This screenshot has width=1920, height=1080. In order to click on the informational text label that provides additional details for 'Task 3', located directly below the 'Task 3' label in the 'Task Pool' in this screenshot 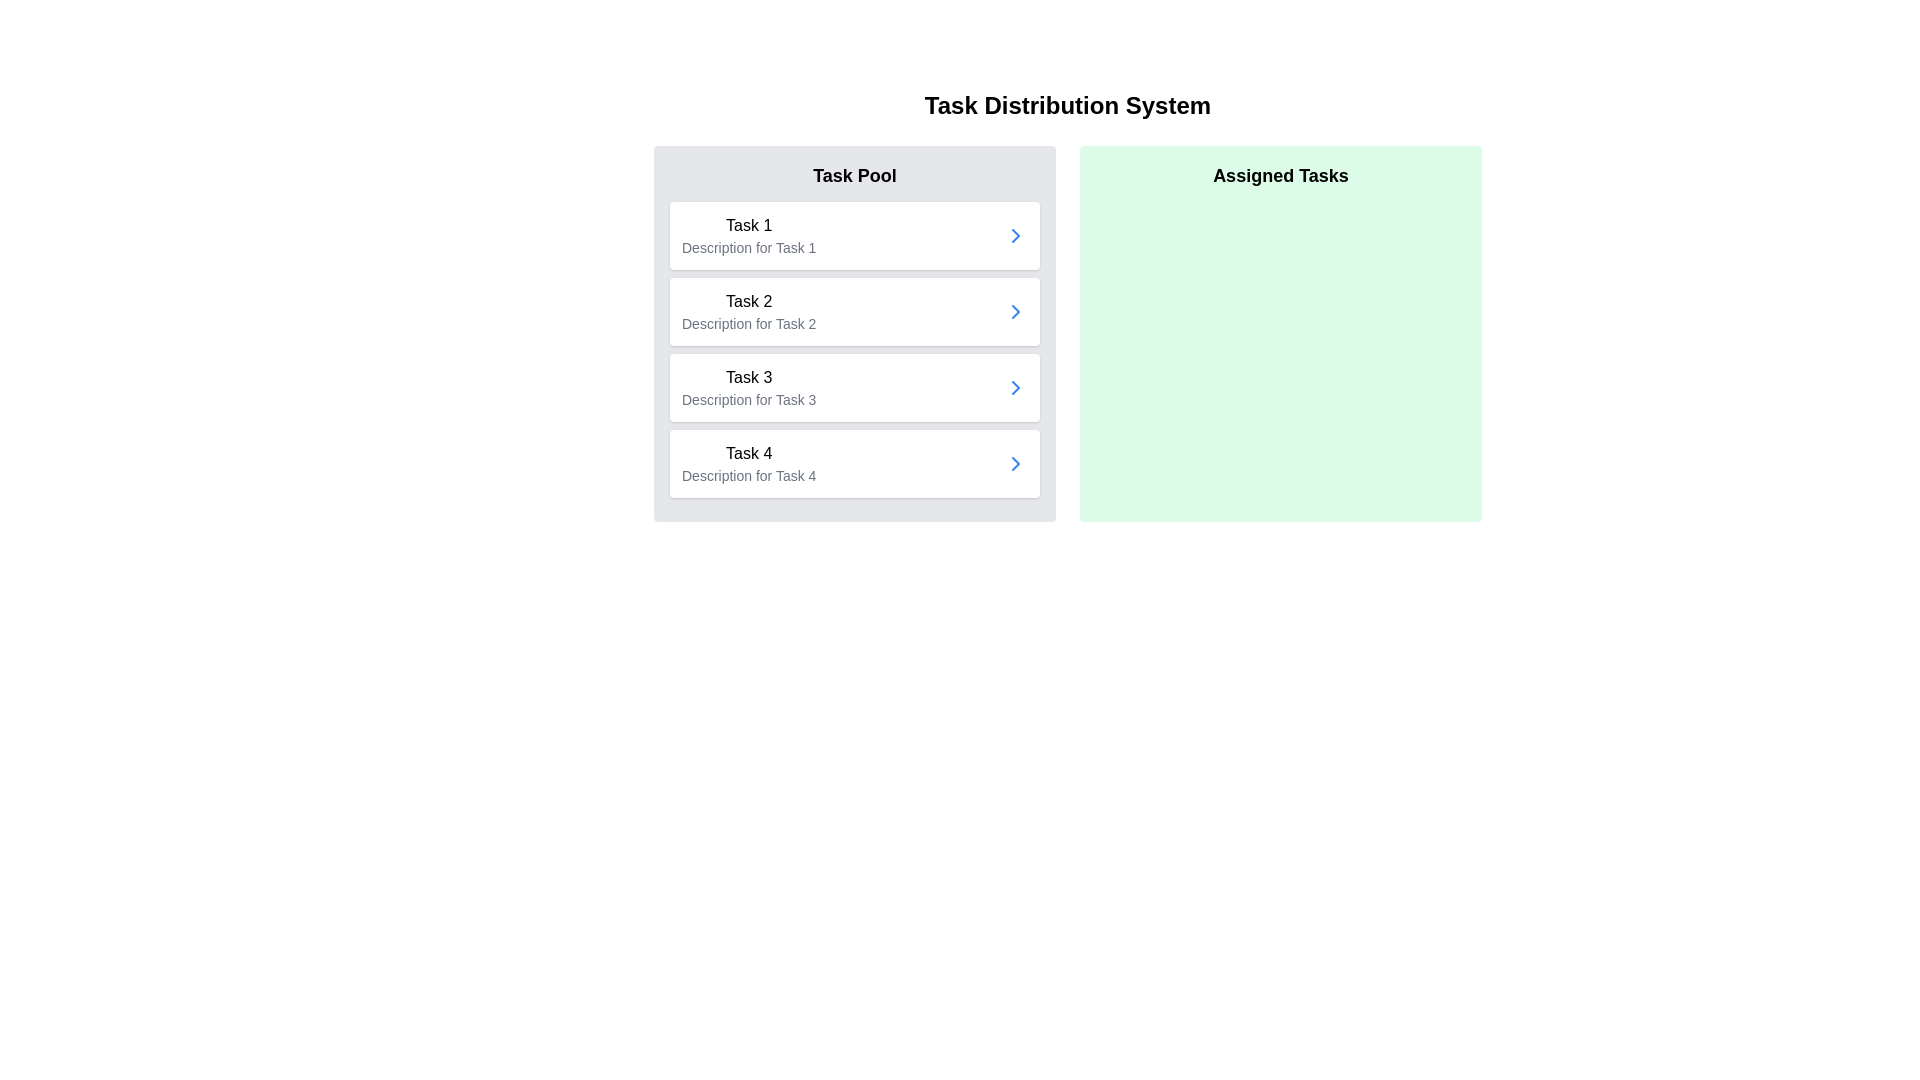, I will do `click(748, 400)`.